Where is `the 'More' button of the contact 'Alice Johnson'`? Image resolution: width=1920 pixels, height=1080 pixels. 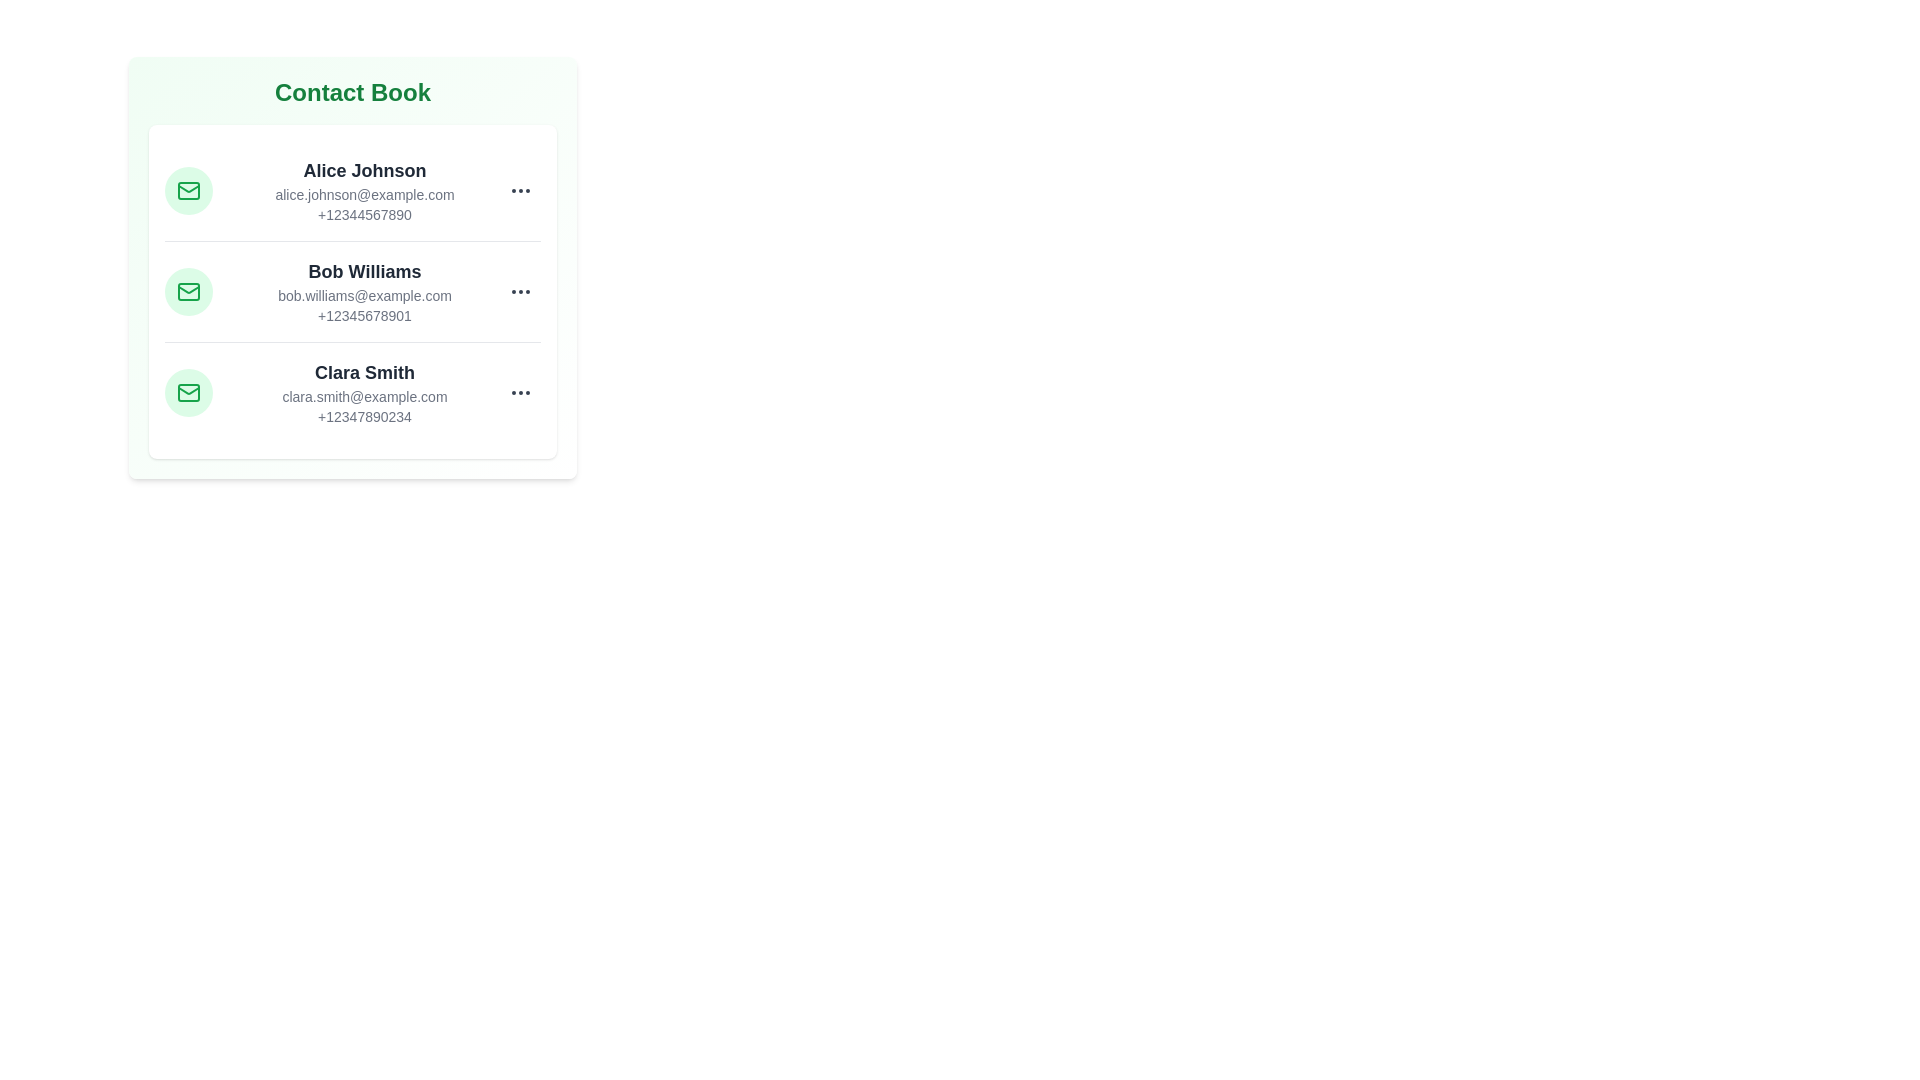 the 'More' button of the contact 'Alice Johnson' is located at coordinates (521, 191).